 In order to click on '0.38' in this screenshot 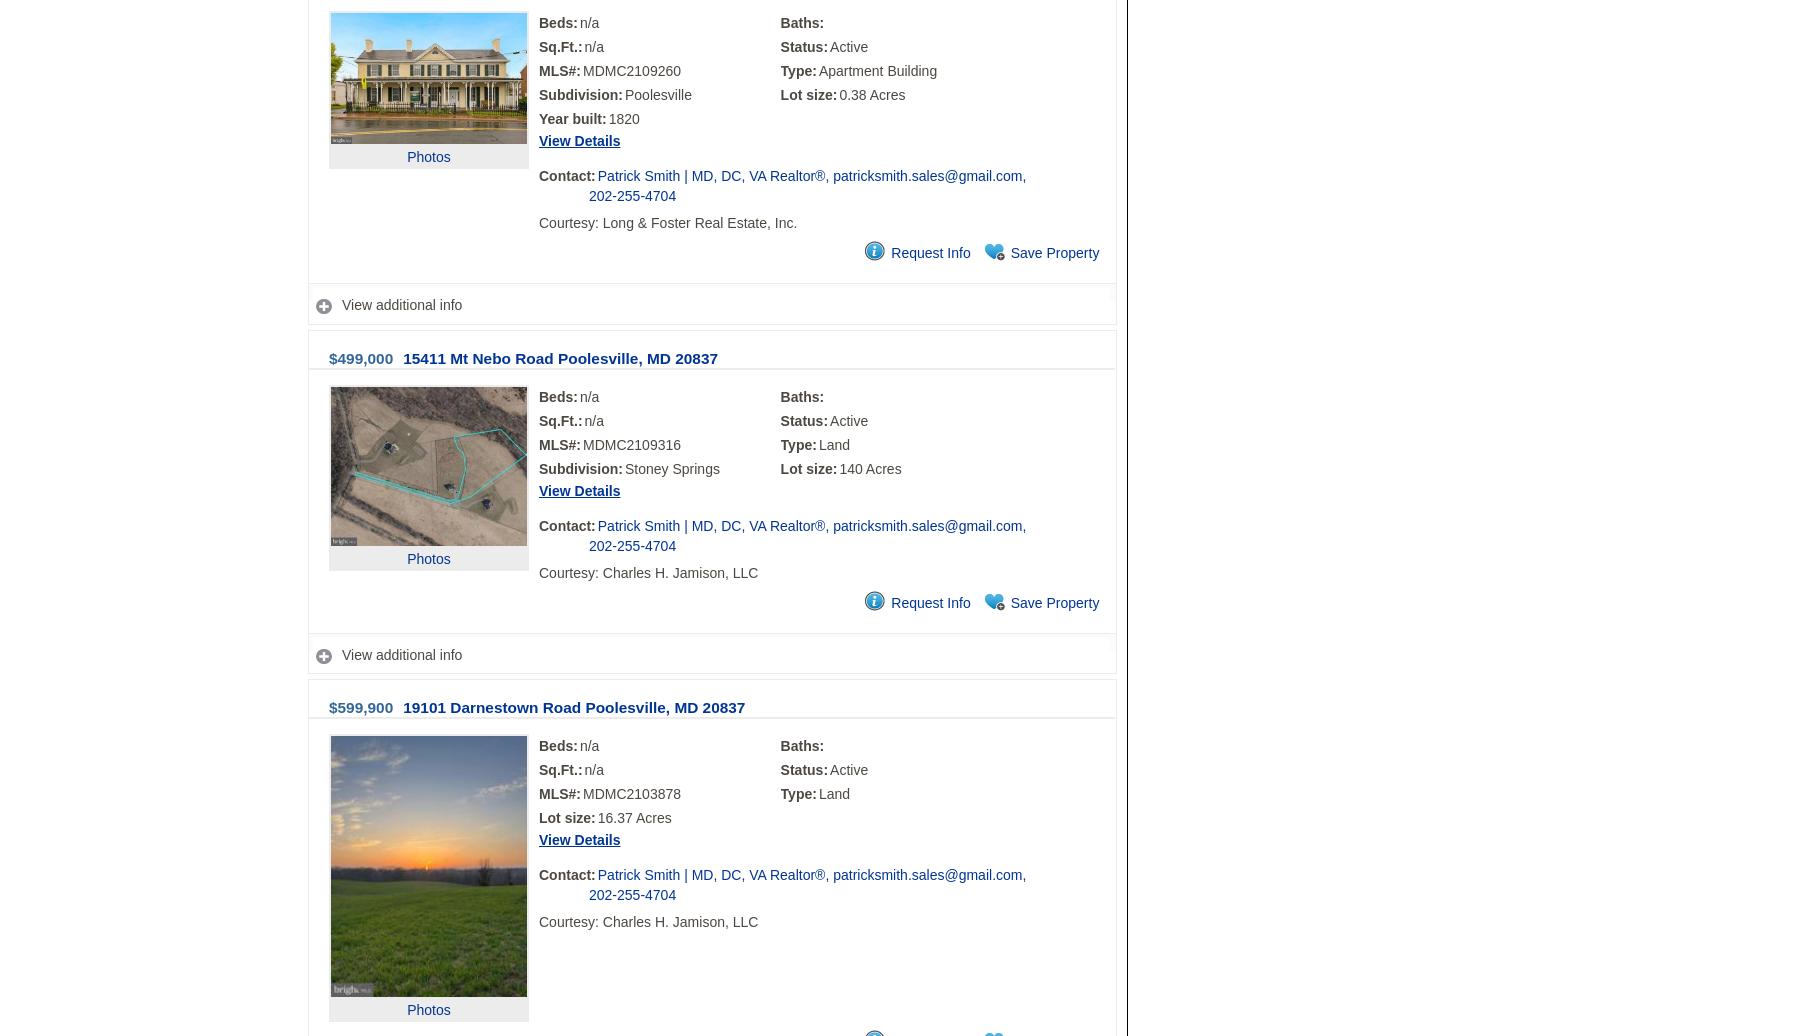, I will do `click(852, 95)`.